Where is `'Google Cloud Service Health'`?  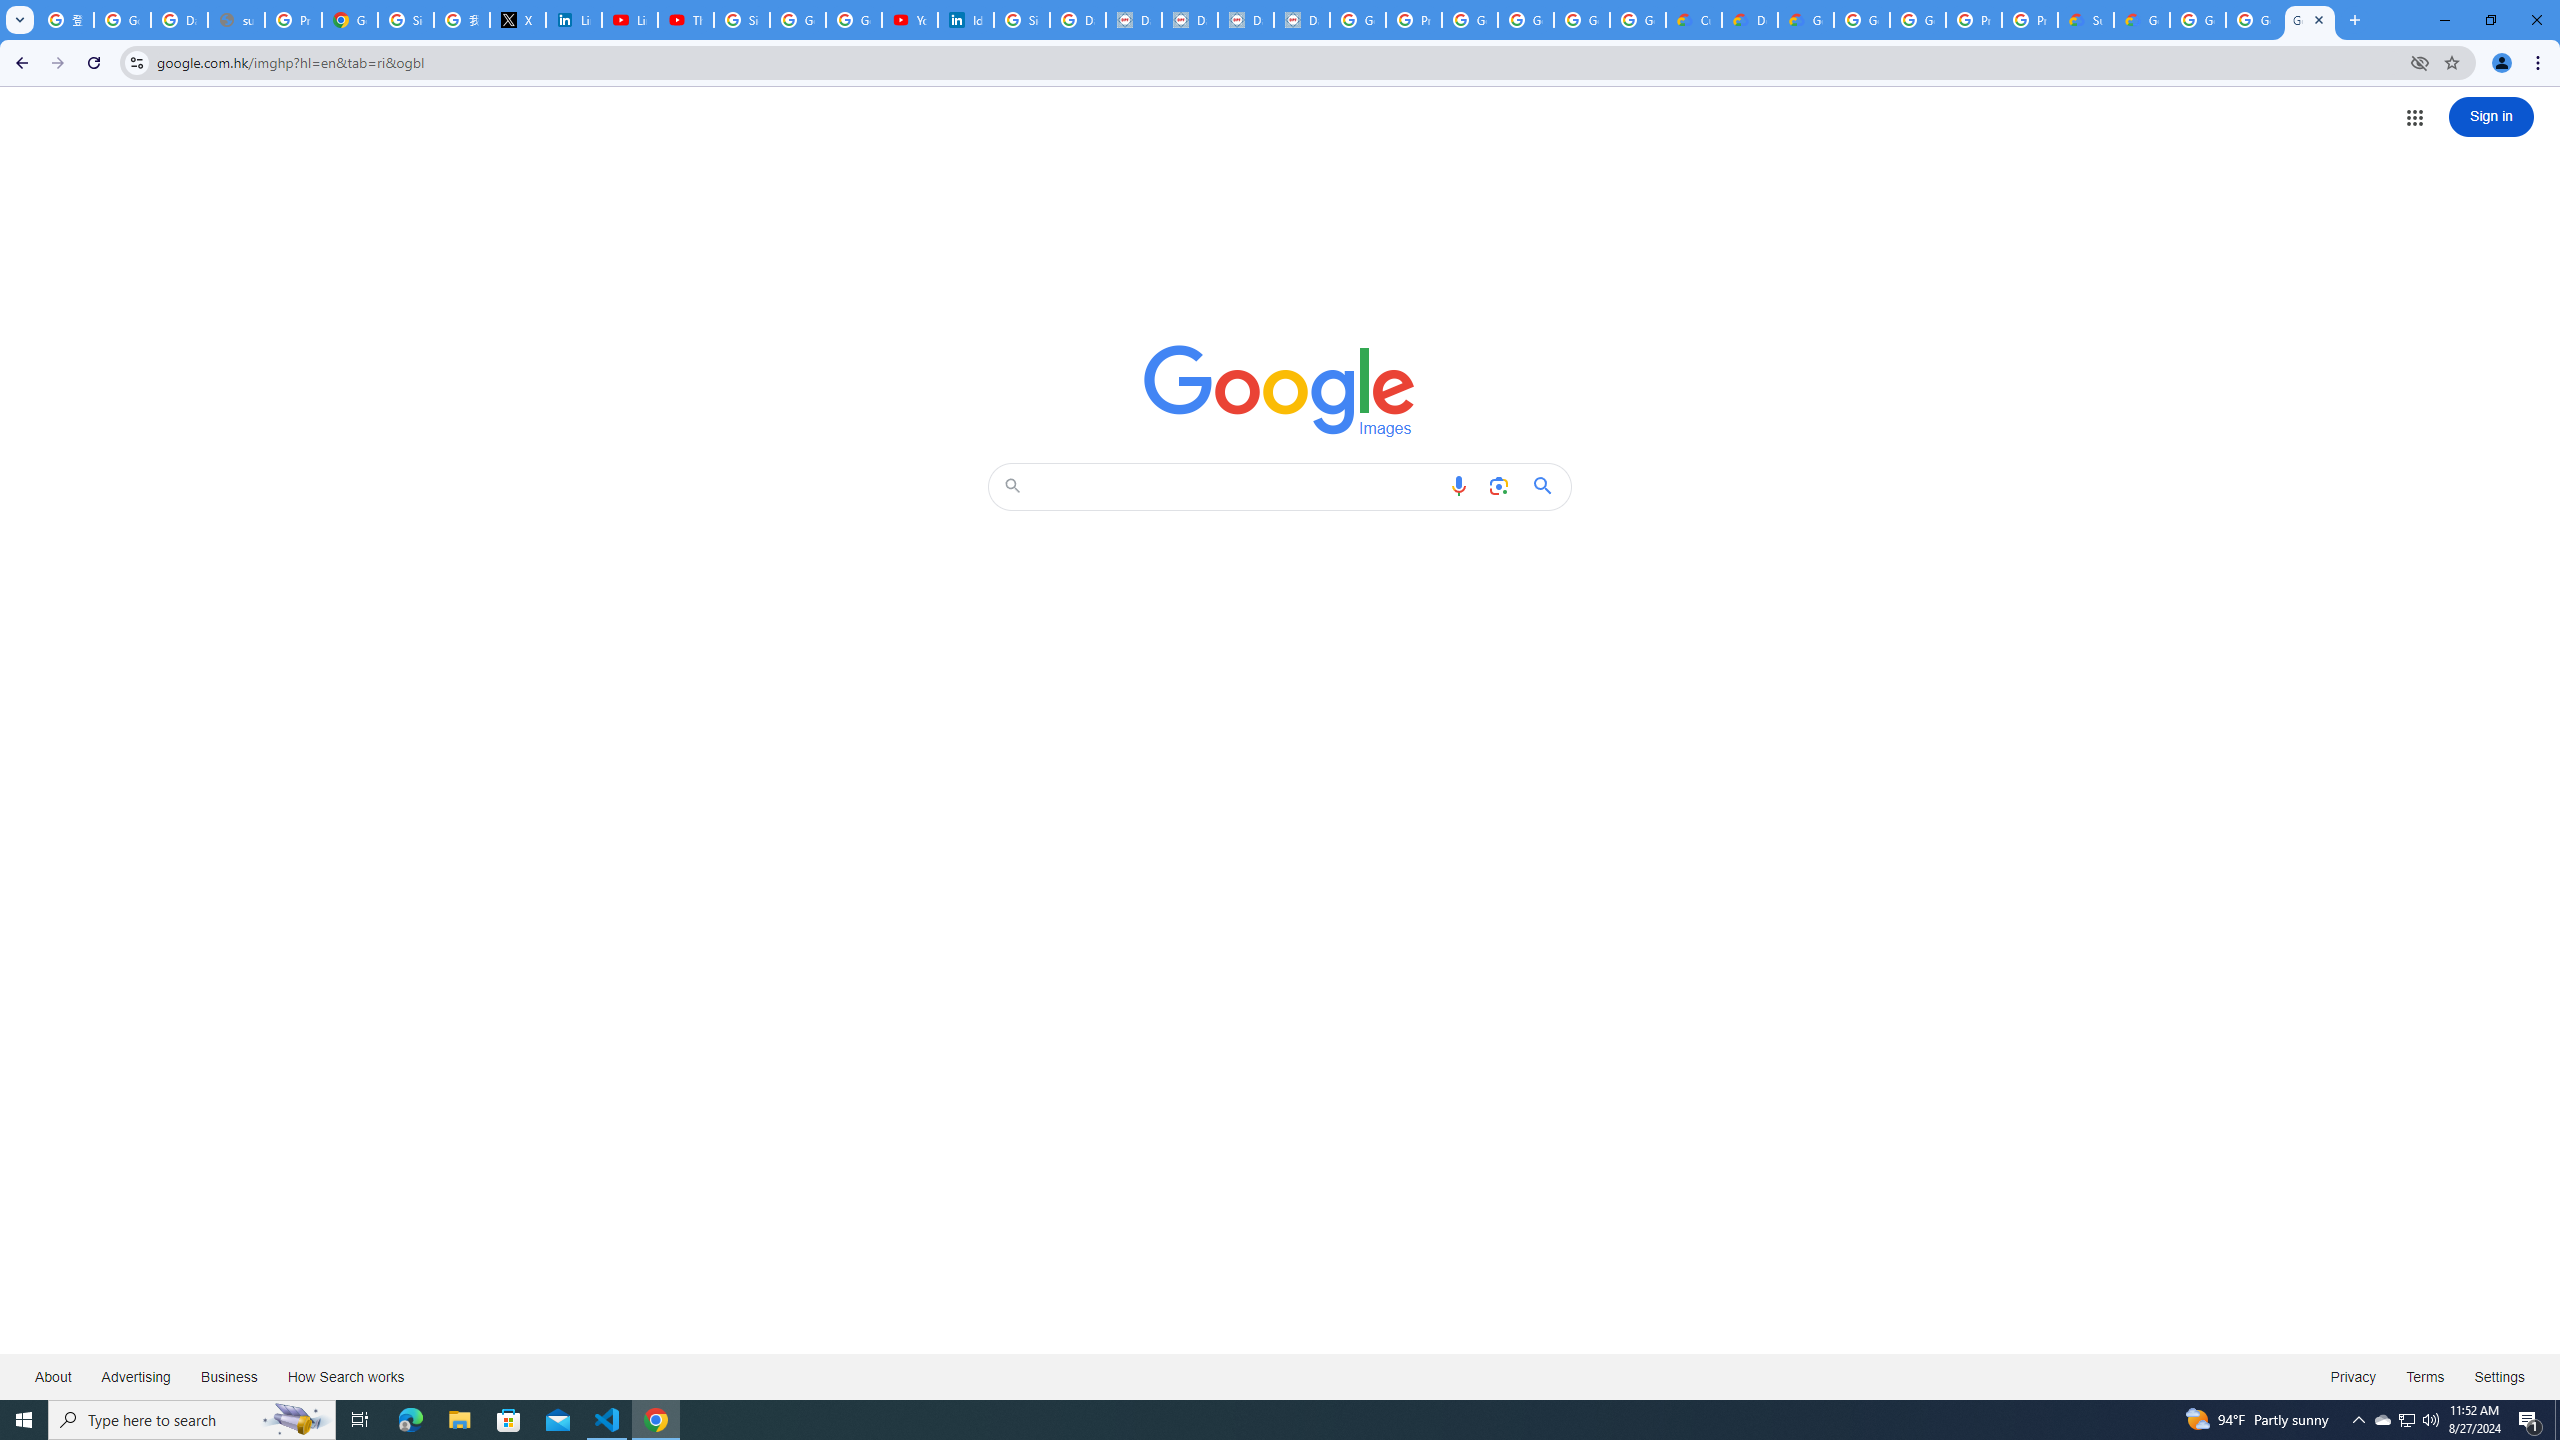
'Google Cloud Service Health' is located at coordinates (2140, 19).